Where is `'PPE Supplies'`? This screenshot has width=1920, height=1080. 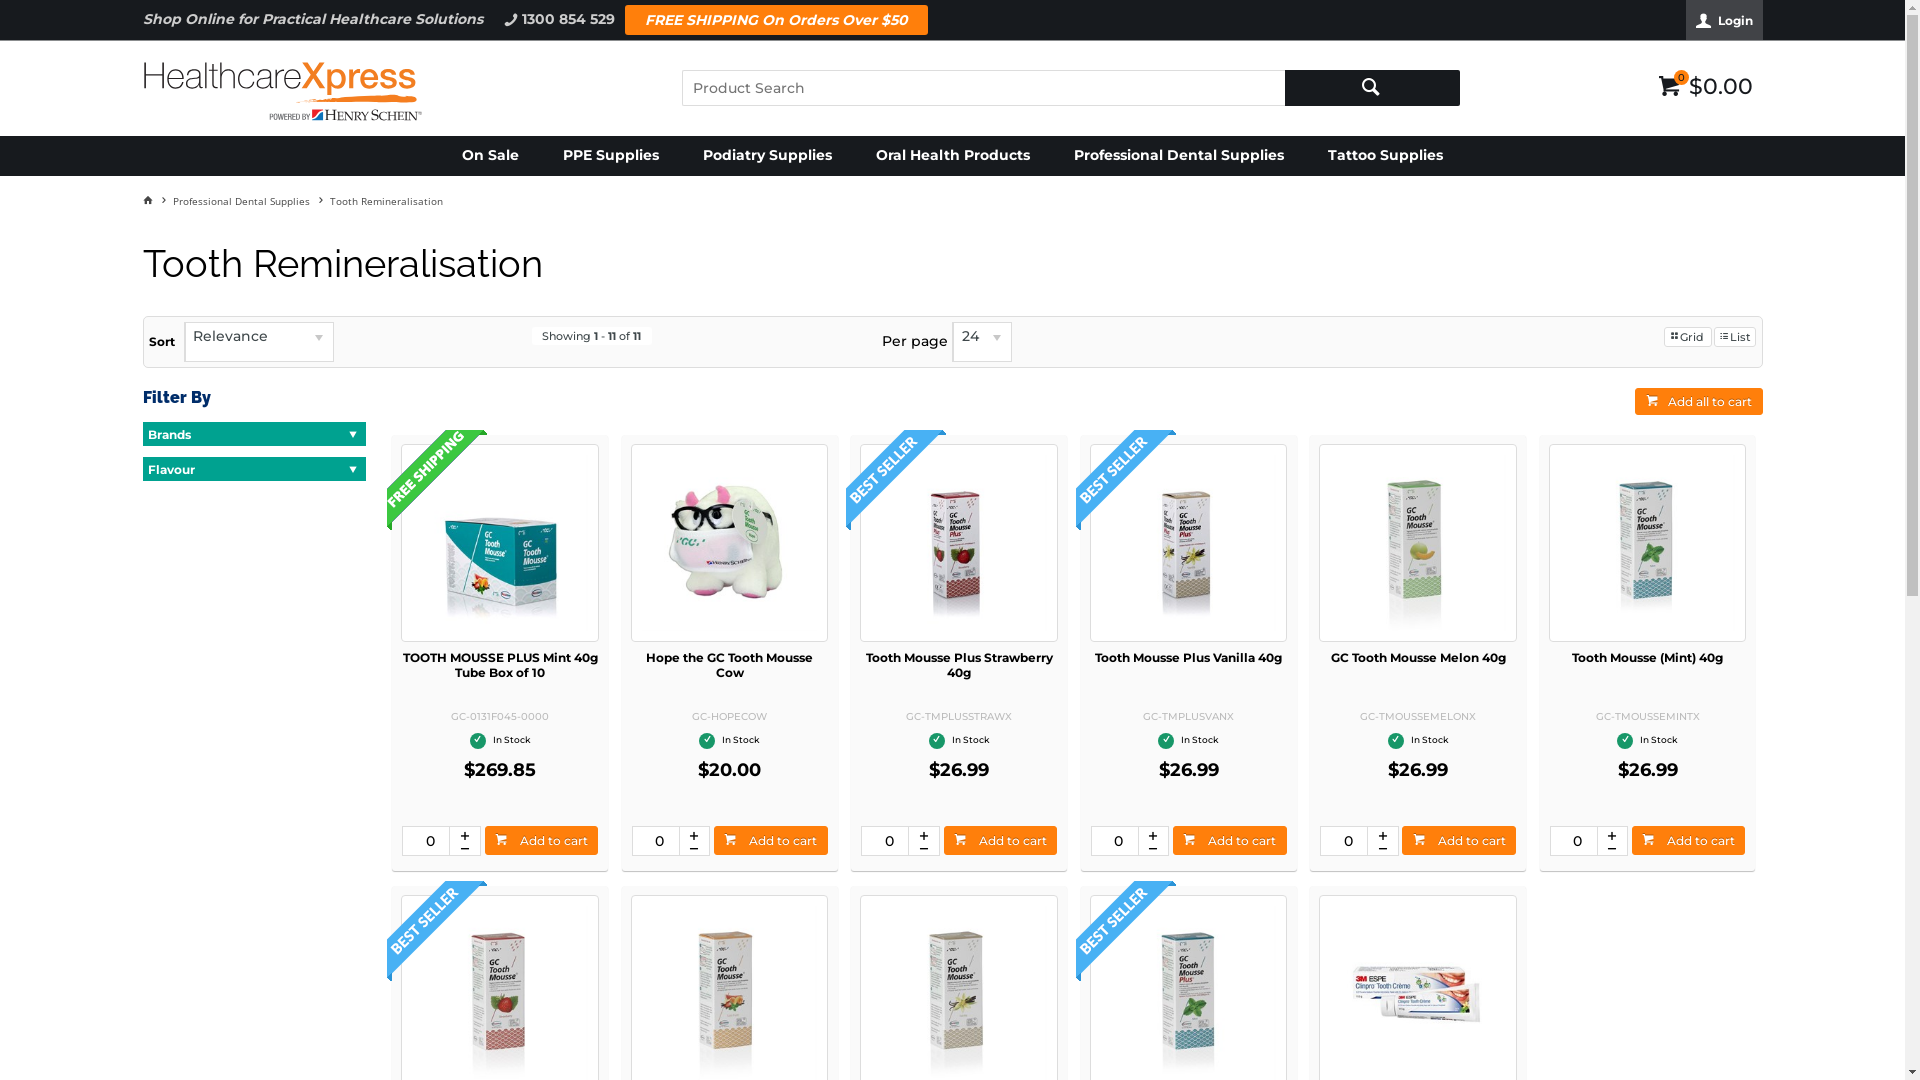
'PPE Supplies' is located at coordinates (609, 154).